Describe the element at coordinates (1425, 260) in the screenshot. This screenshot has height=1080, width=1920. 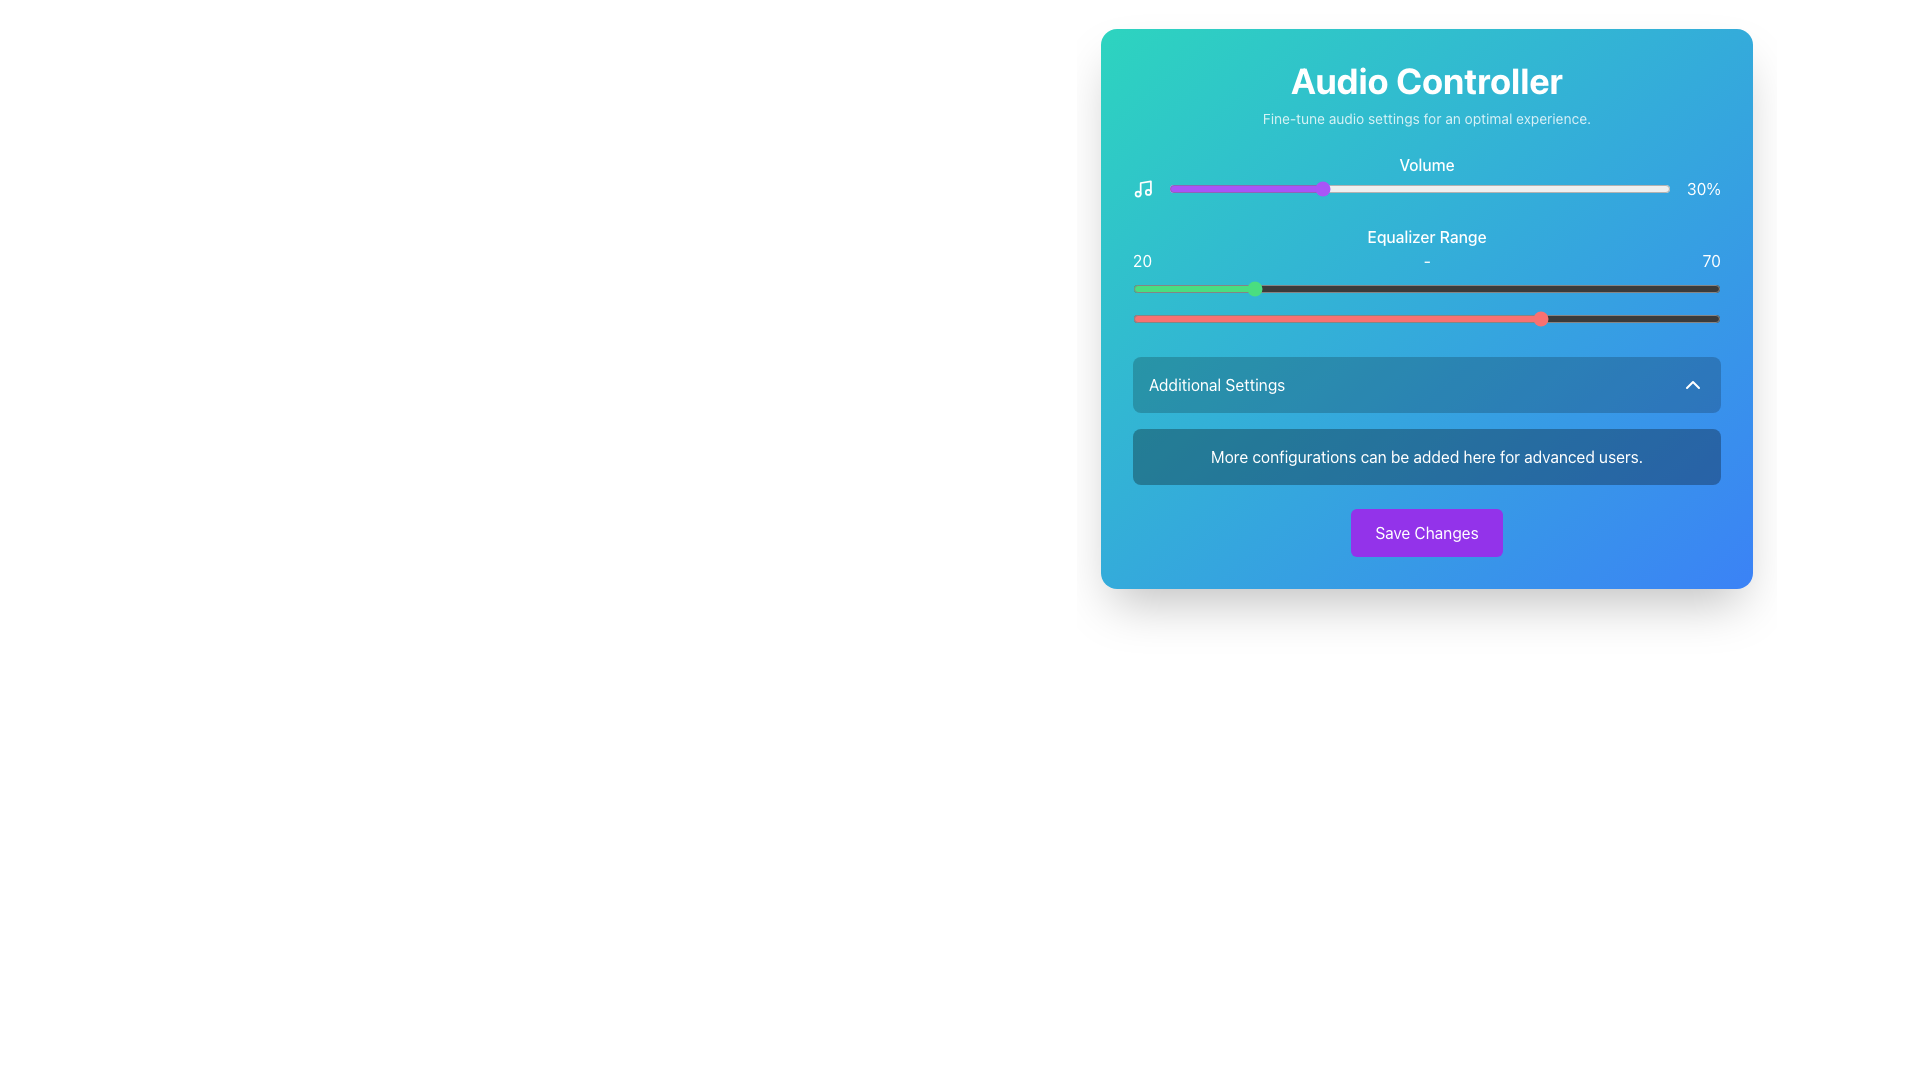
I see `the Text Label element displaying '20-70', which is centrally positioned above the two slider controls in the Equalizer Range group` at that location.